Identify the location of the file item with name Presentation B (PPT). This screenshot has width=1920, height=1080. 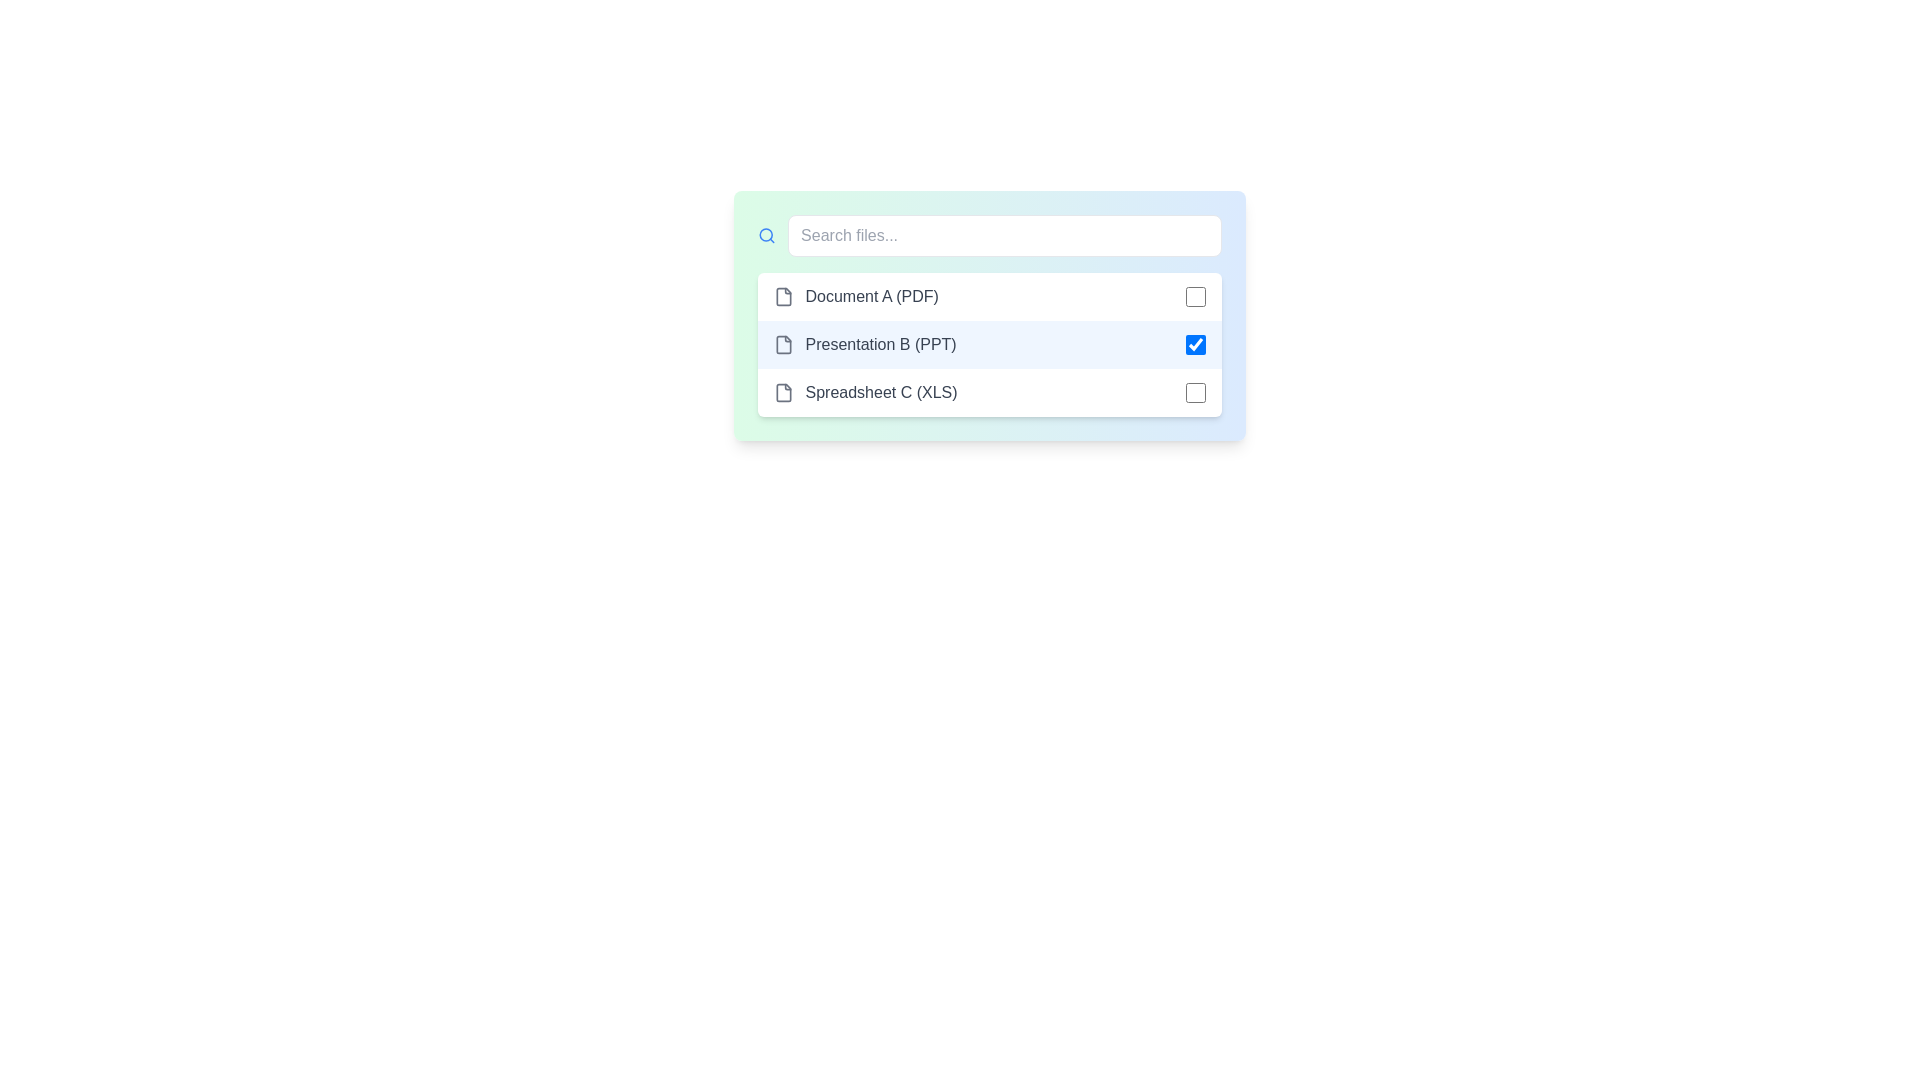
(989, 343).